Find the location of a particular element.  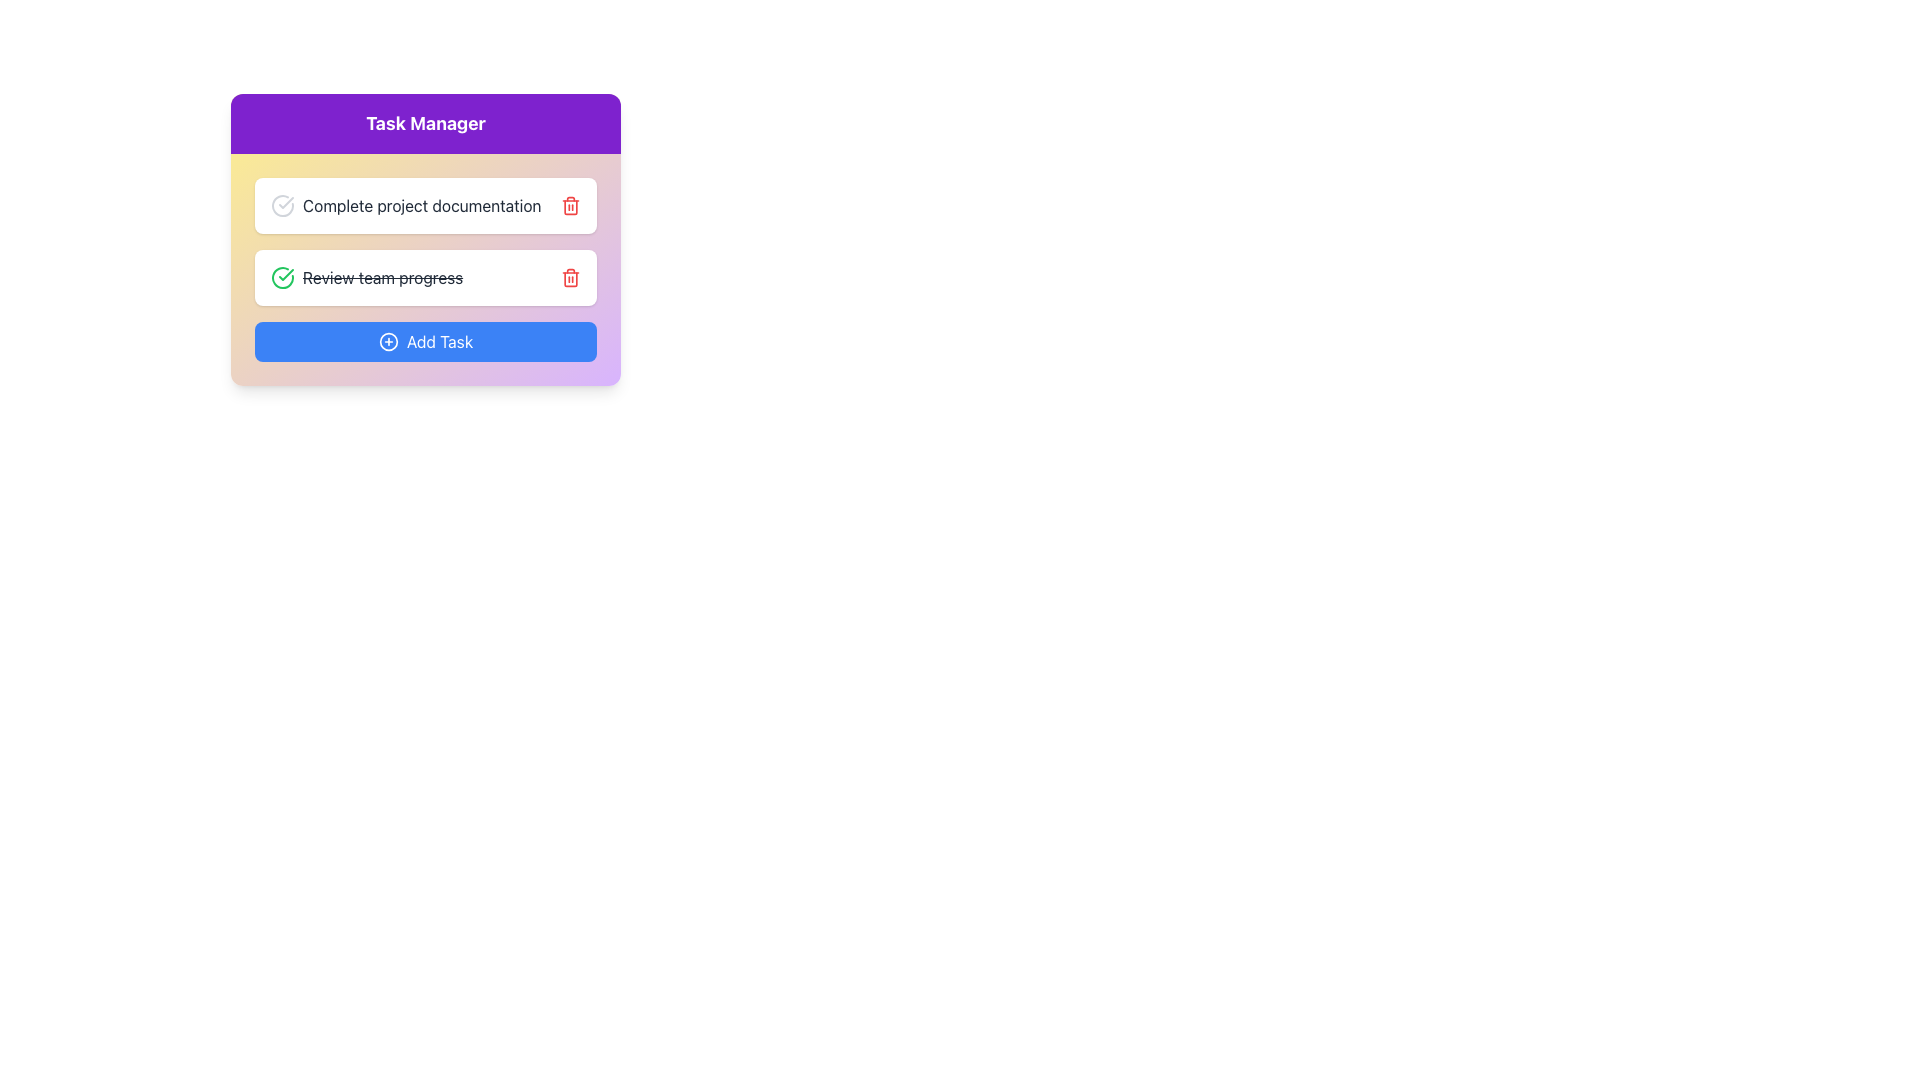

the task text 'Review team progress' by tapping on it is located at coordinates (425, 270).